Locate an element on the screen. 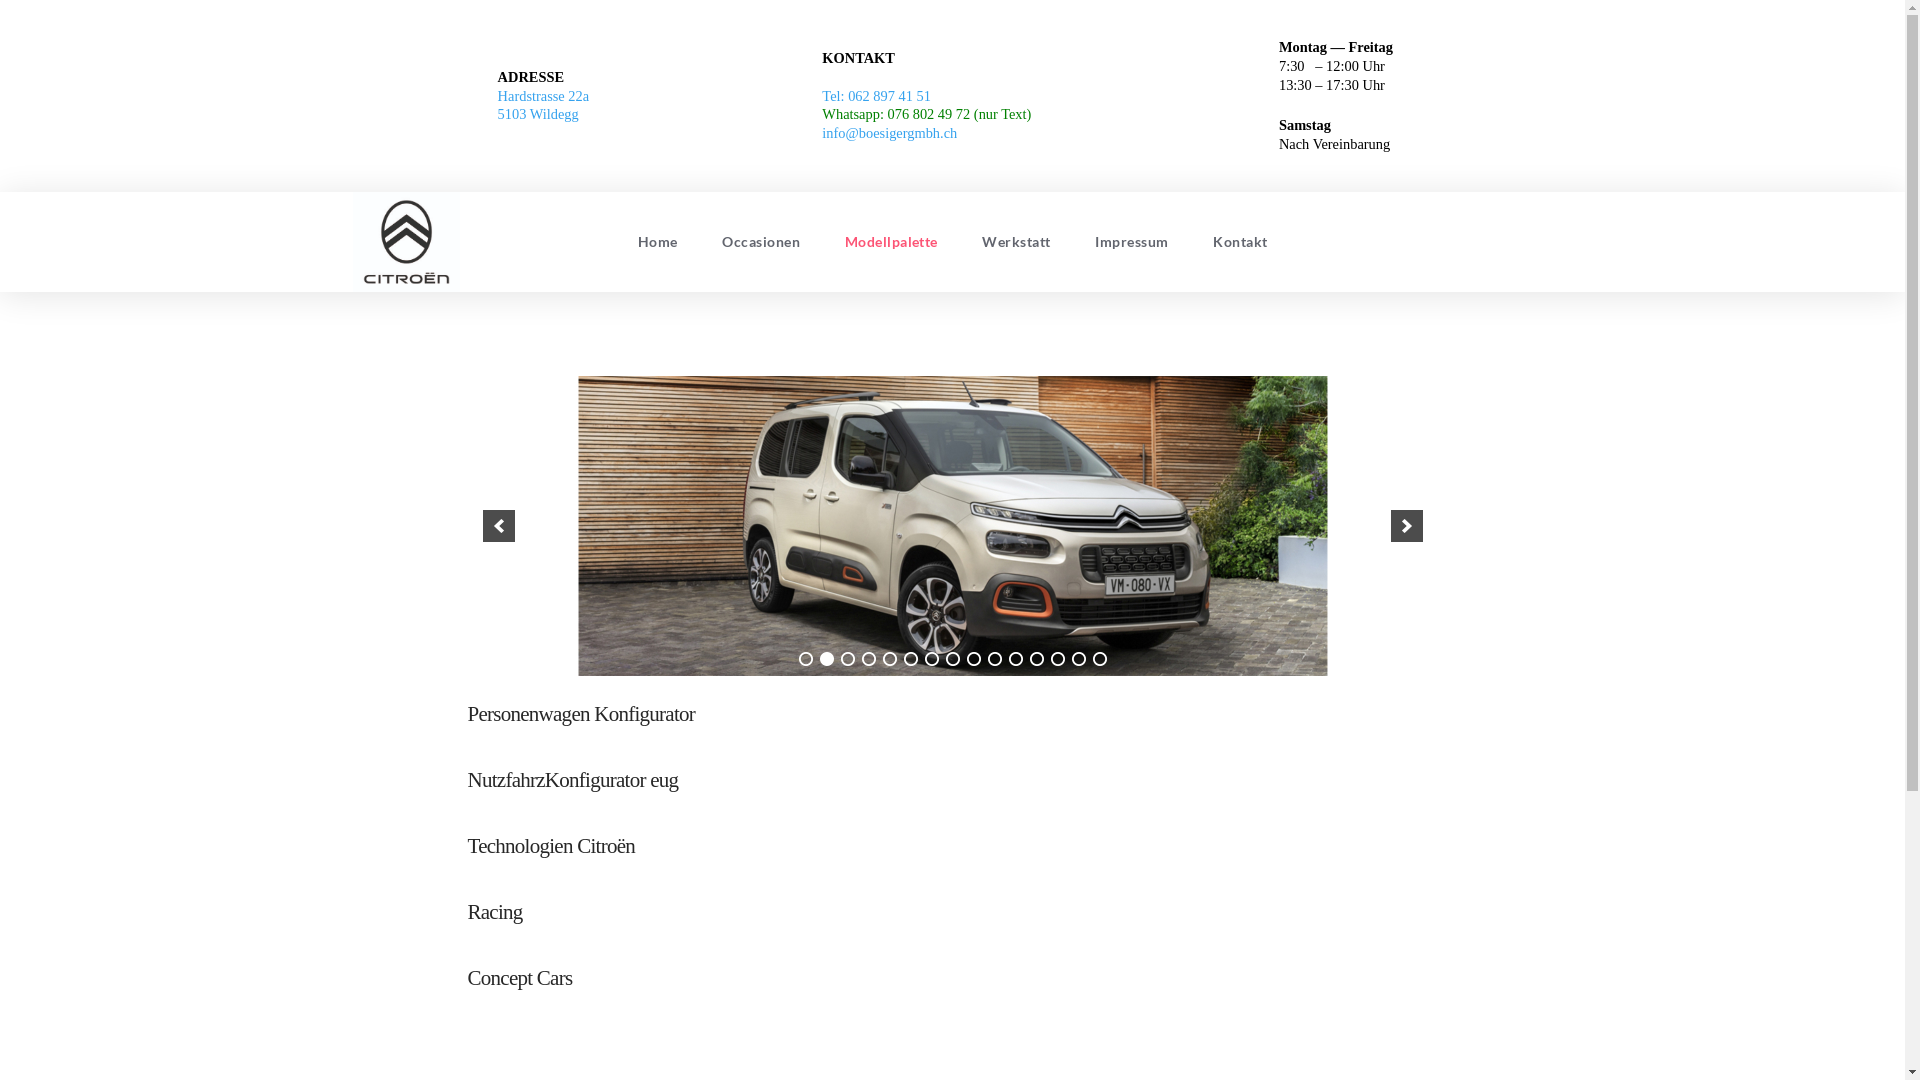  '8' is located at coordinates (952, 659).